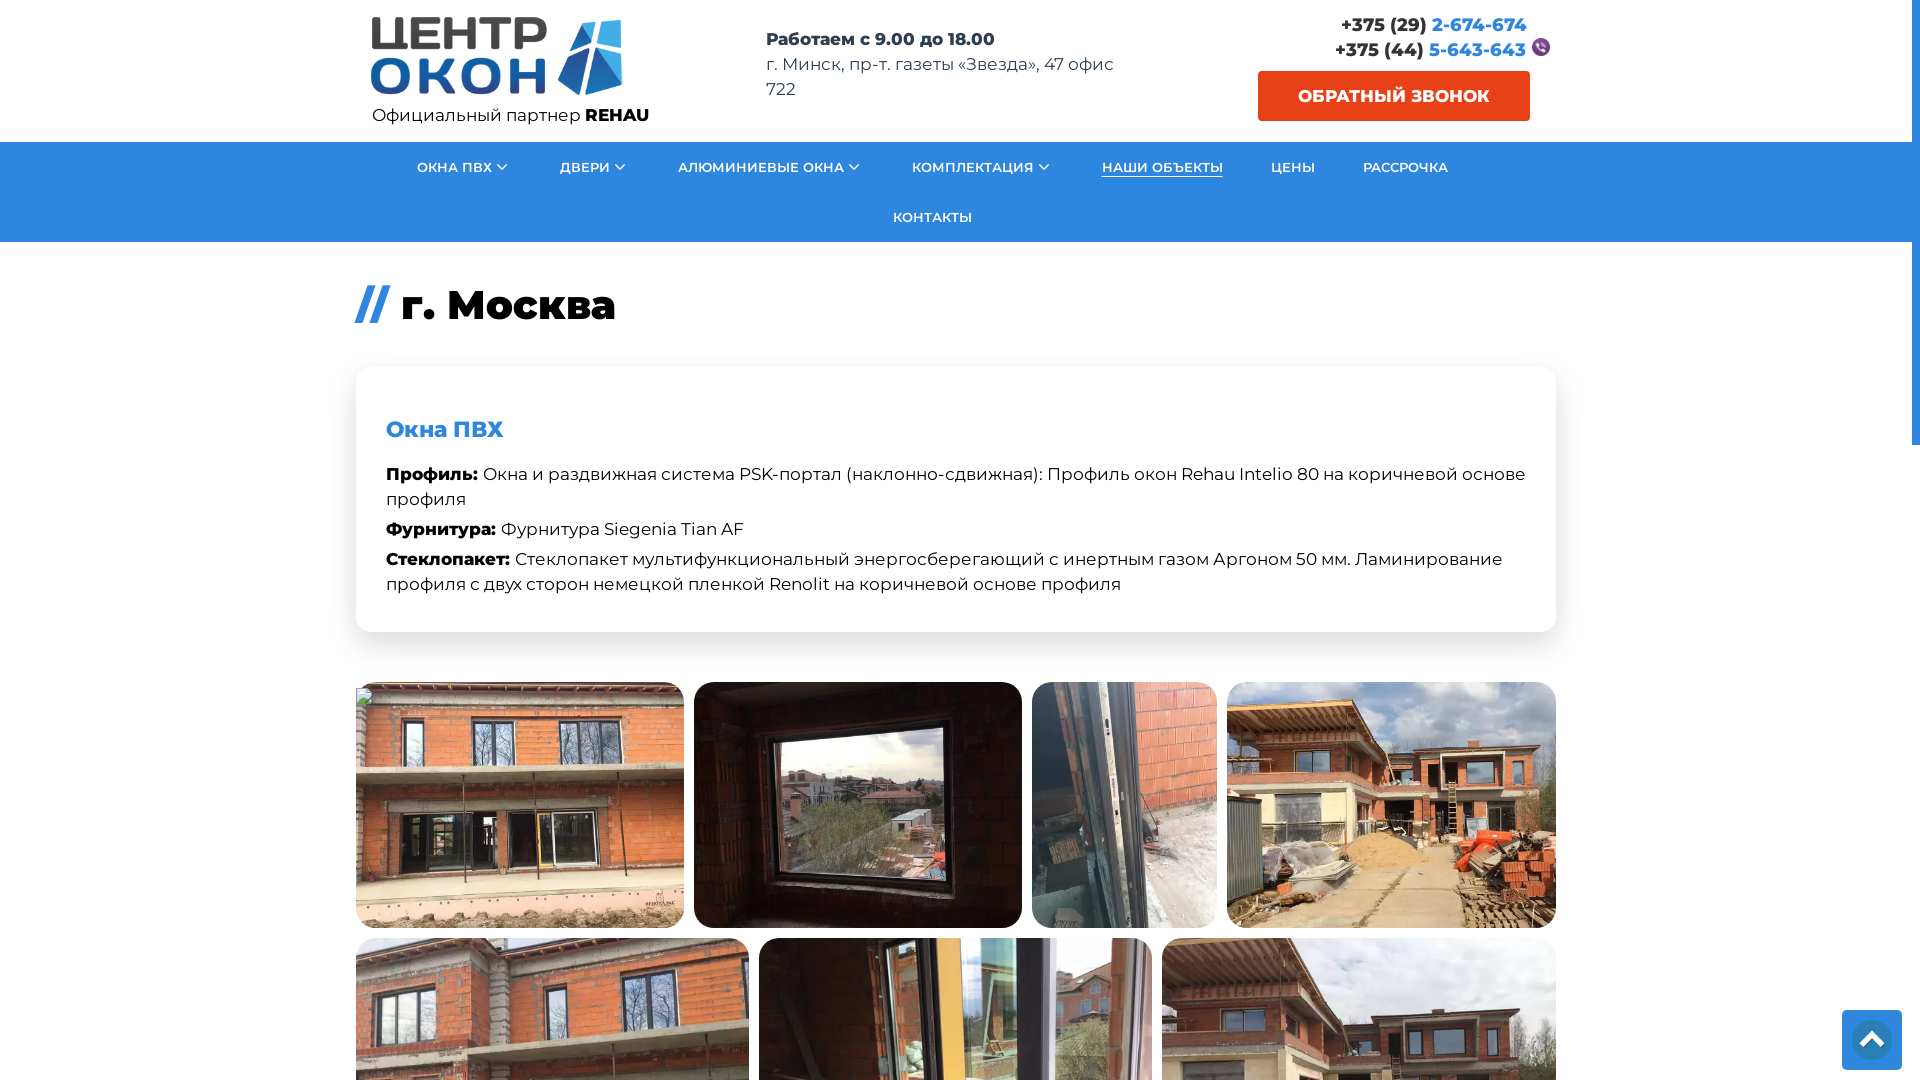  Describe the element at coordinates (1429, 49) in the screenshot. I see `'+375 (44) 5-643-643'` at that location.